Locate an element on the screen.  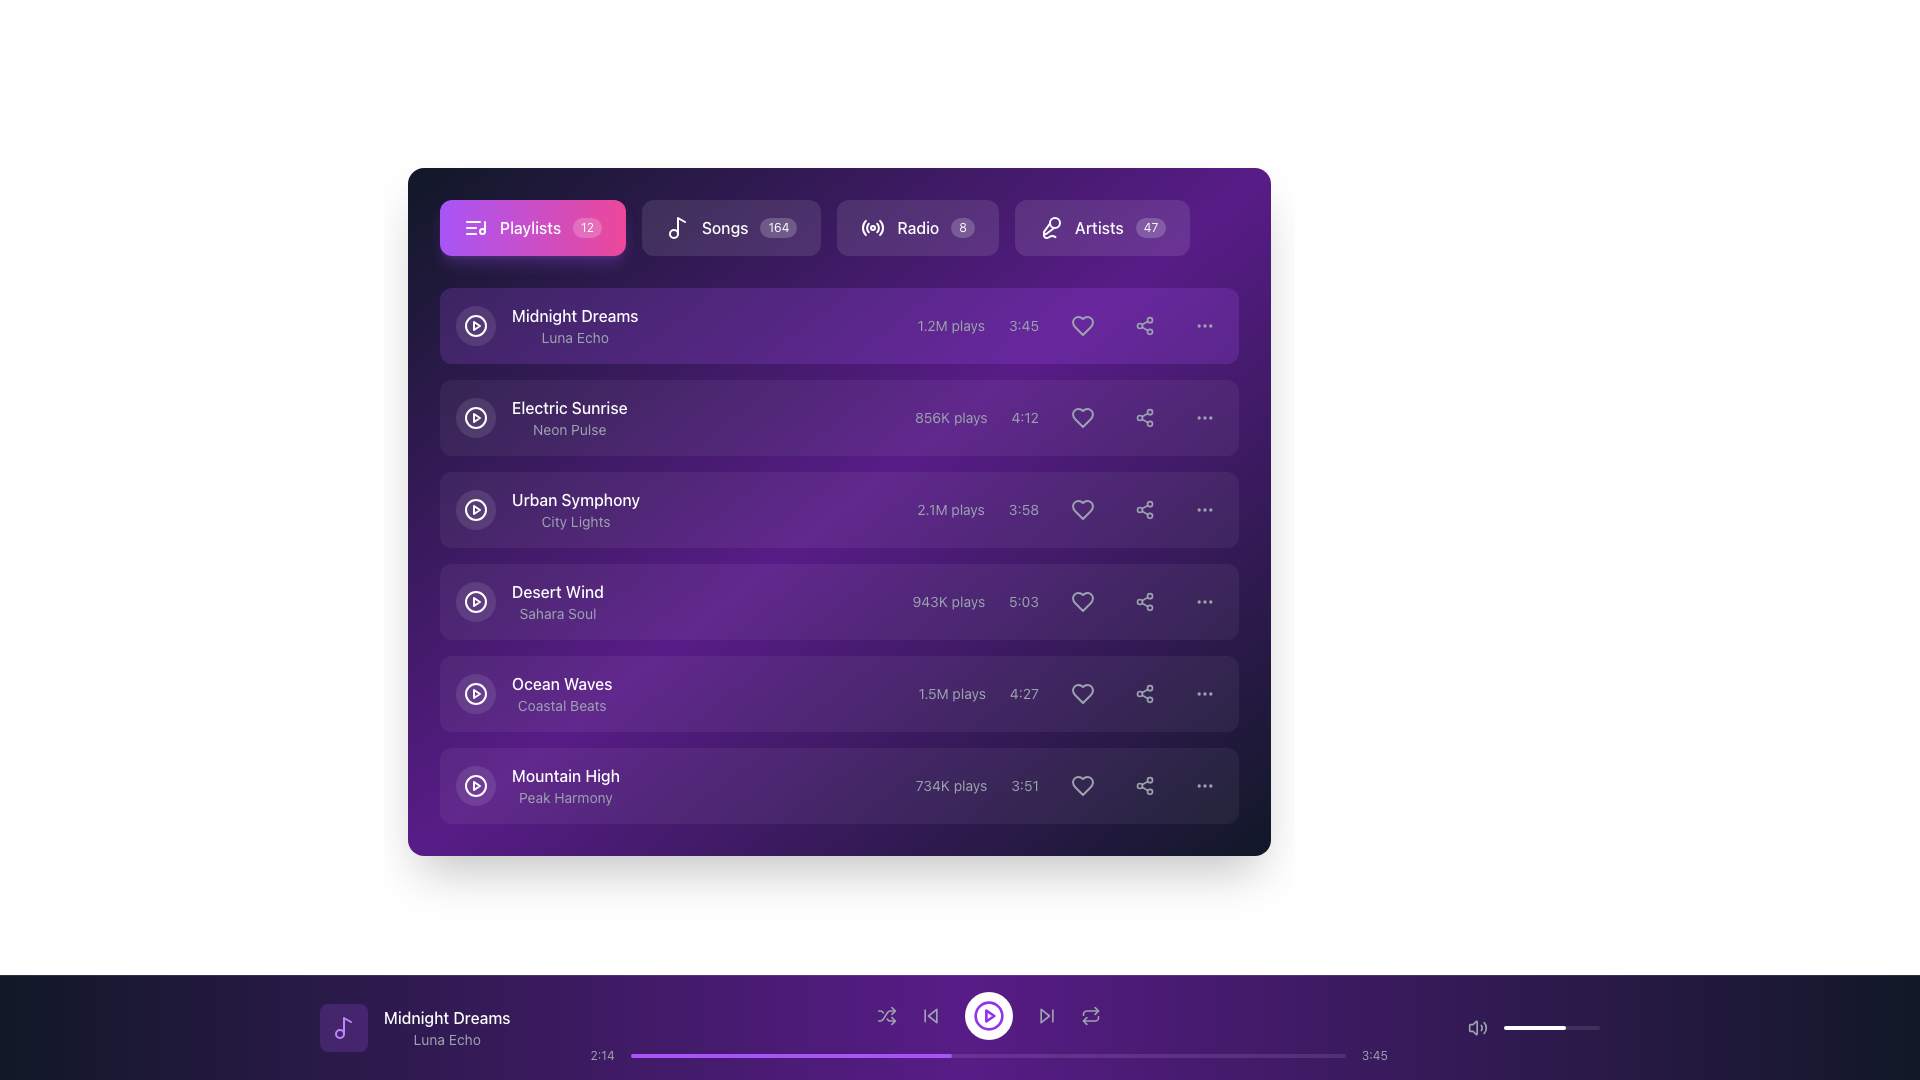
the textual representation of the playlist entry located centrally in the second row of the playlist list view is located at coordinates (568, 416).